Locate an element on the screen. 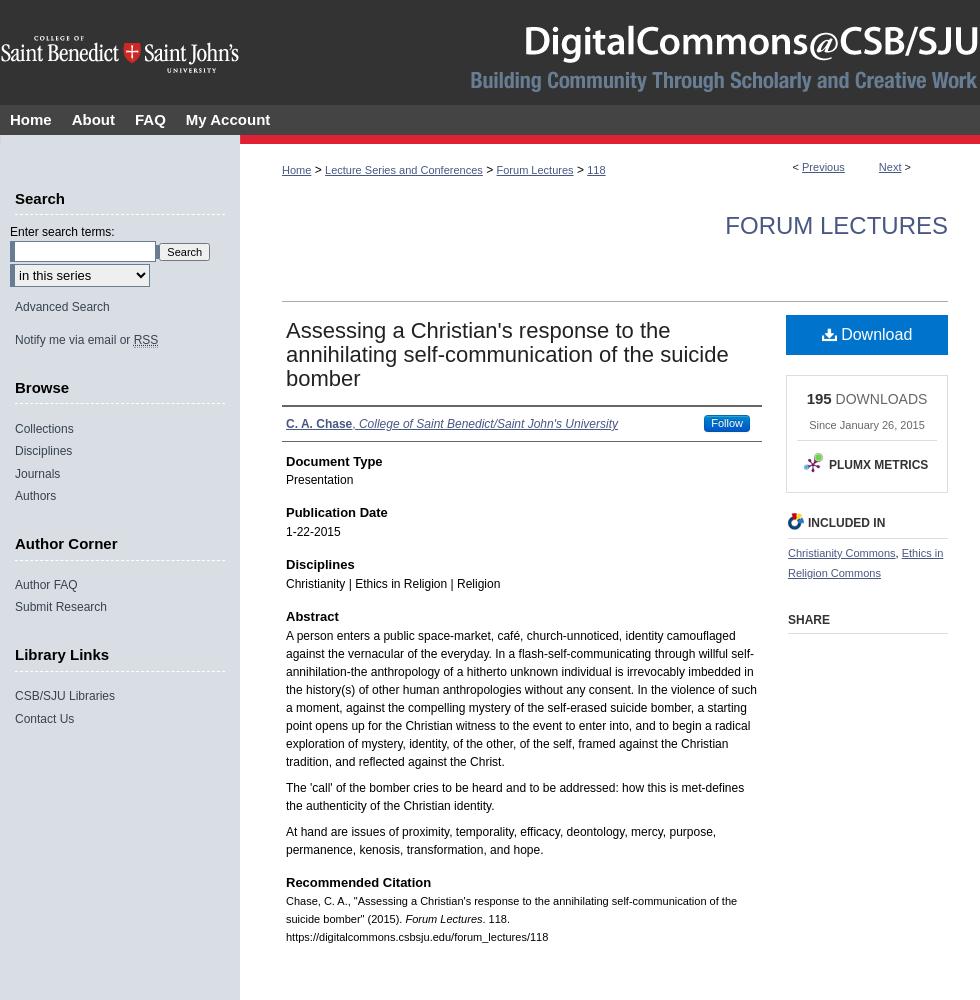 Image resolution: width=980 pixels, height=1000 pixels. '195' is located at coordinates (805, 397).